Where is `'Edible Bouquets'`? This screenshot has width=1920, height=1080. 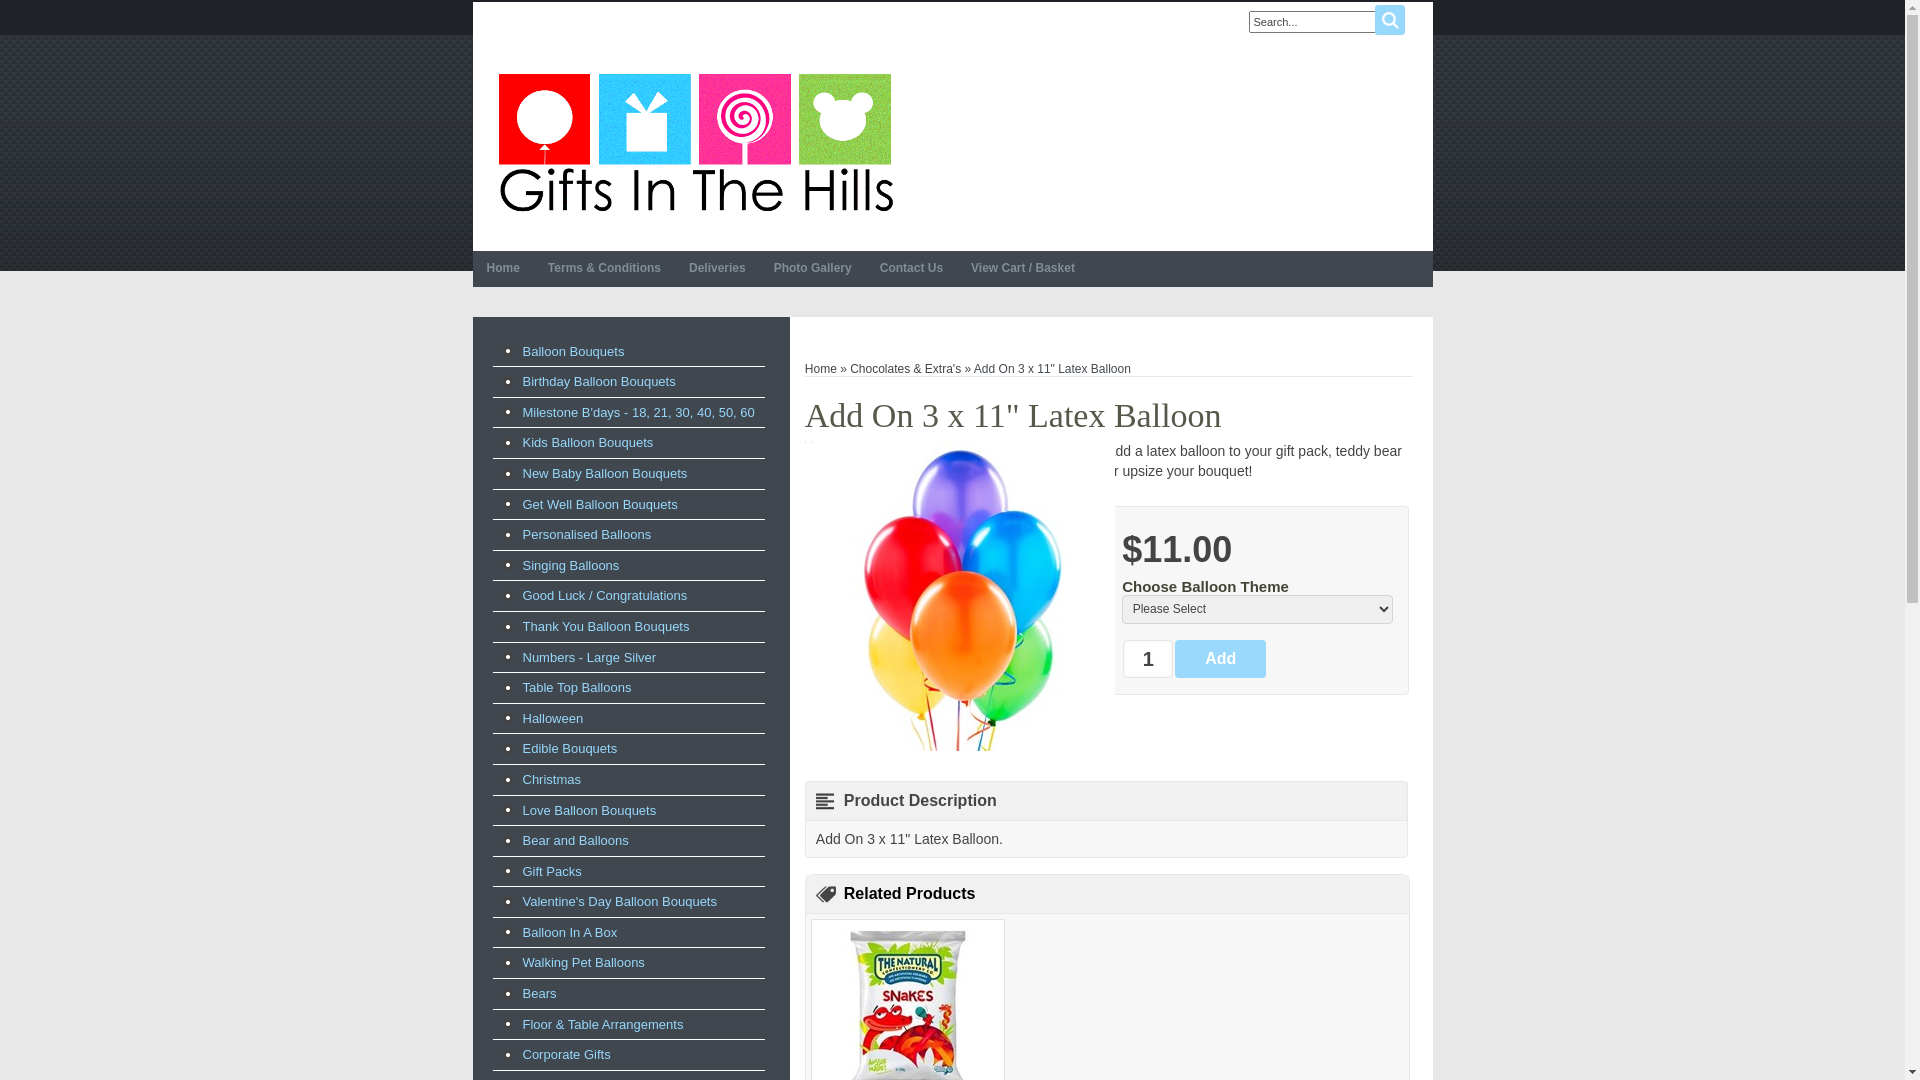
'Edible Bouquets' is located at coordinates (491, 748).